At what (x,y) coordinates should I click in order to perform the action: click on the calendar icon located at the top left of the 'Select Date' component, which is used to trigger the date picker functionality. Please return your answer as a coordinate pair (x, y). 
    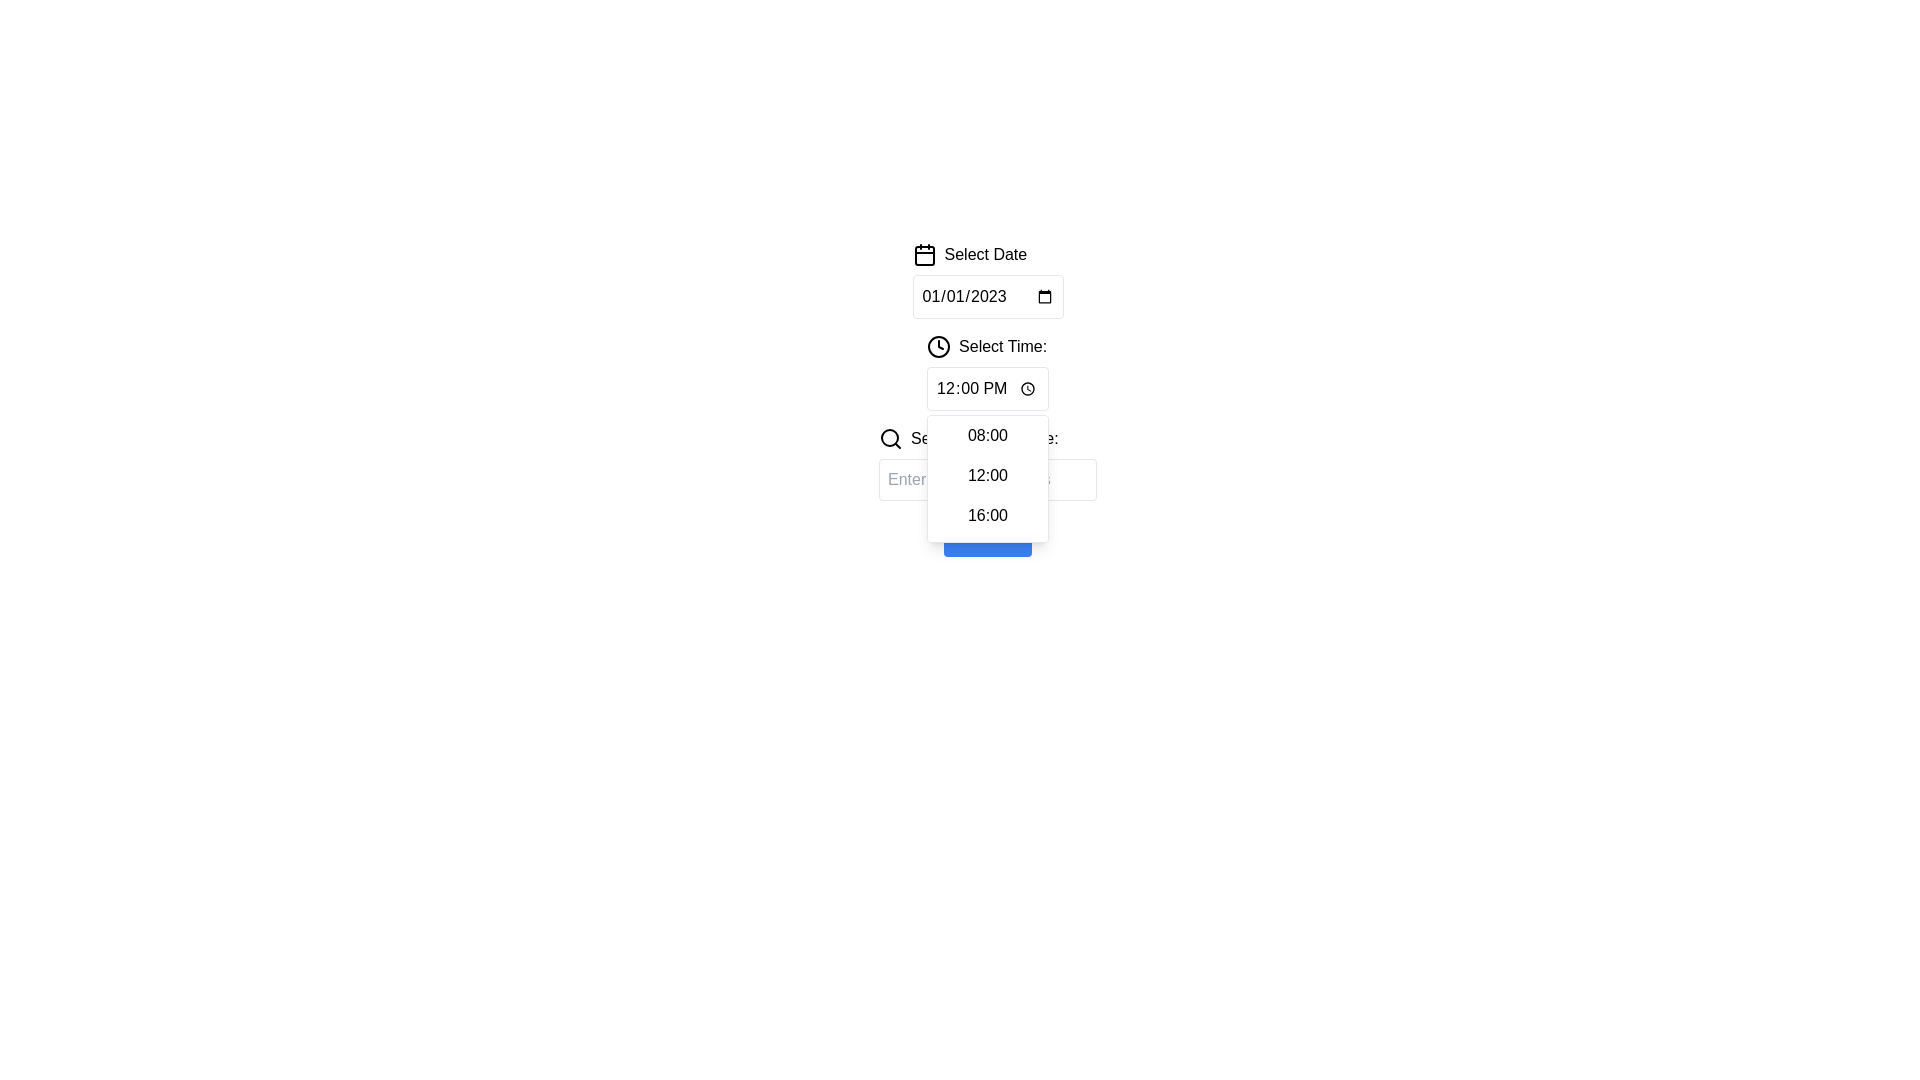
    Looking at the image, I should click on (923, 254).